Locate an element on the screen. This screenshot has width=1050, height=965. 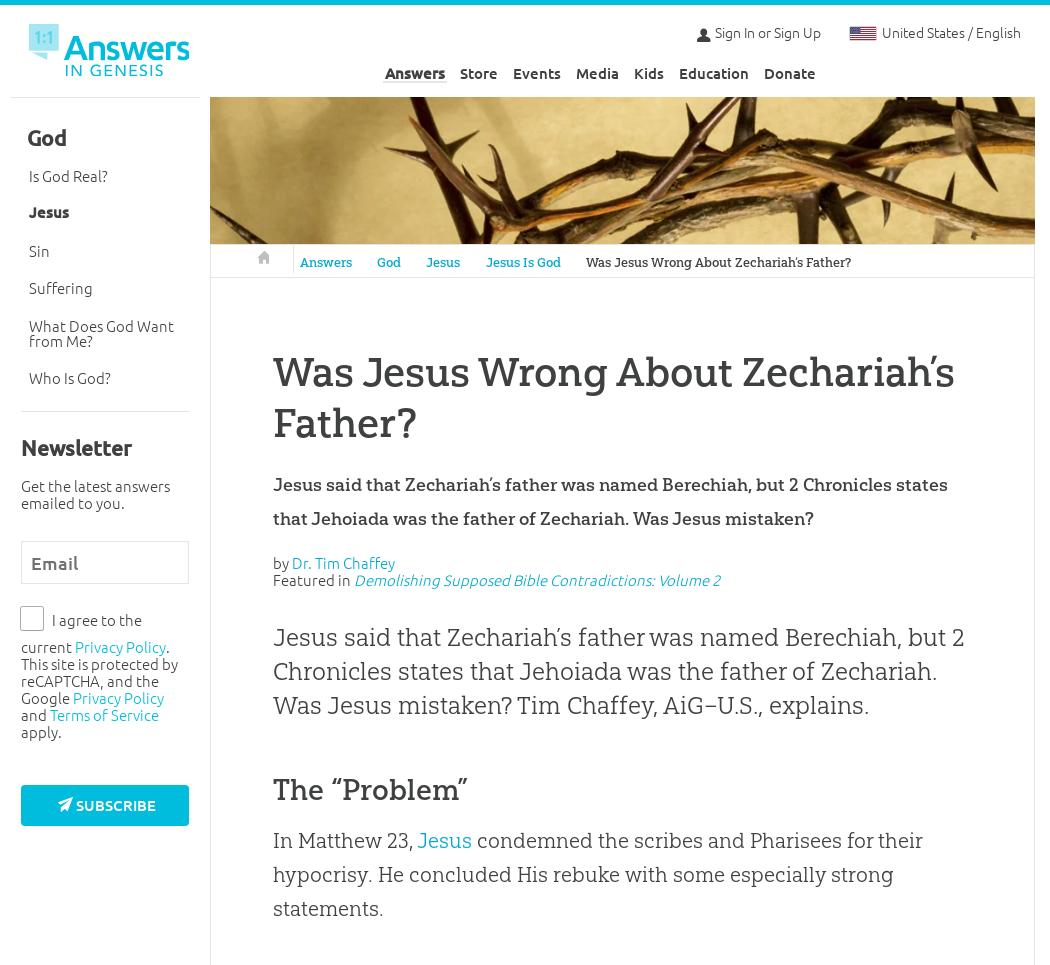
'Is God Real?' is located at coordinates (28, 173).